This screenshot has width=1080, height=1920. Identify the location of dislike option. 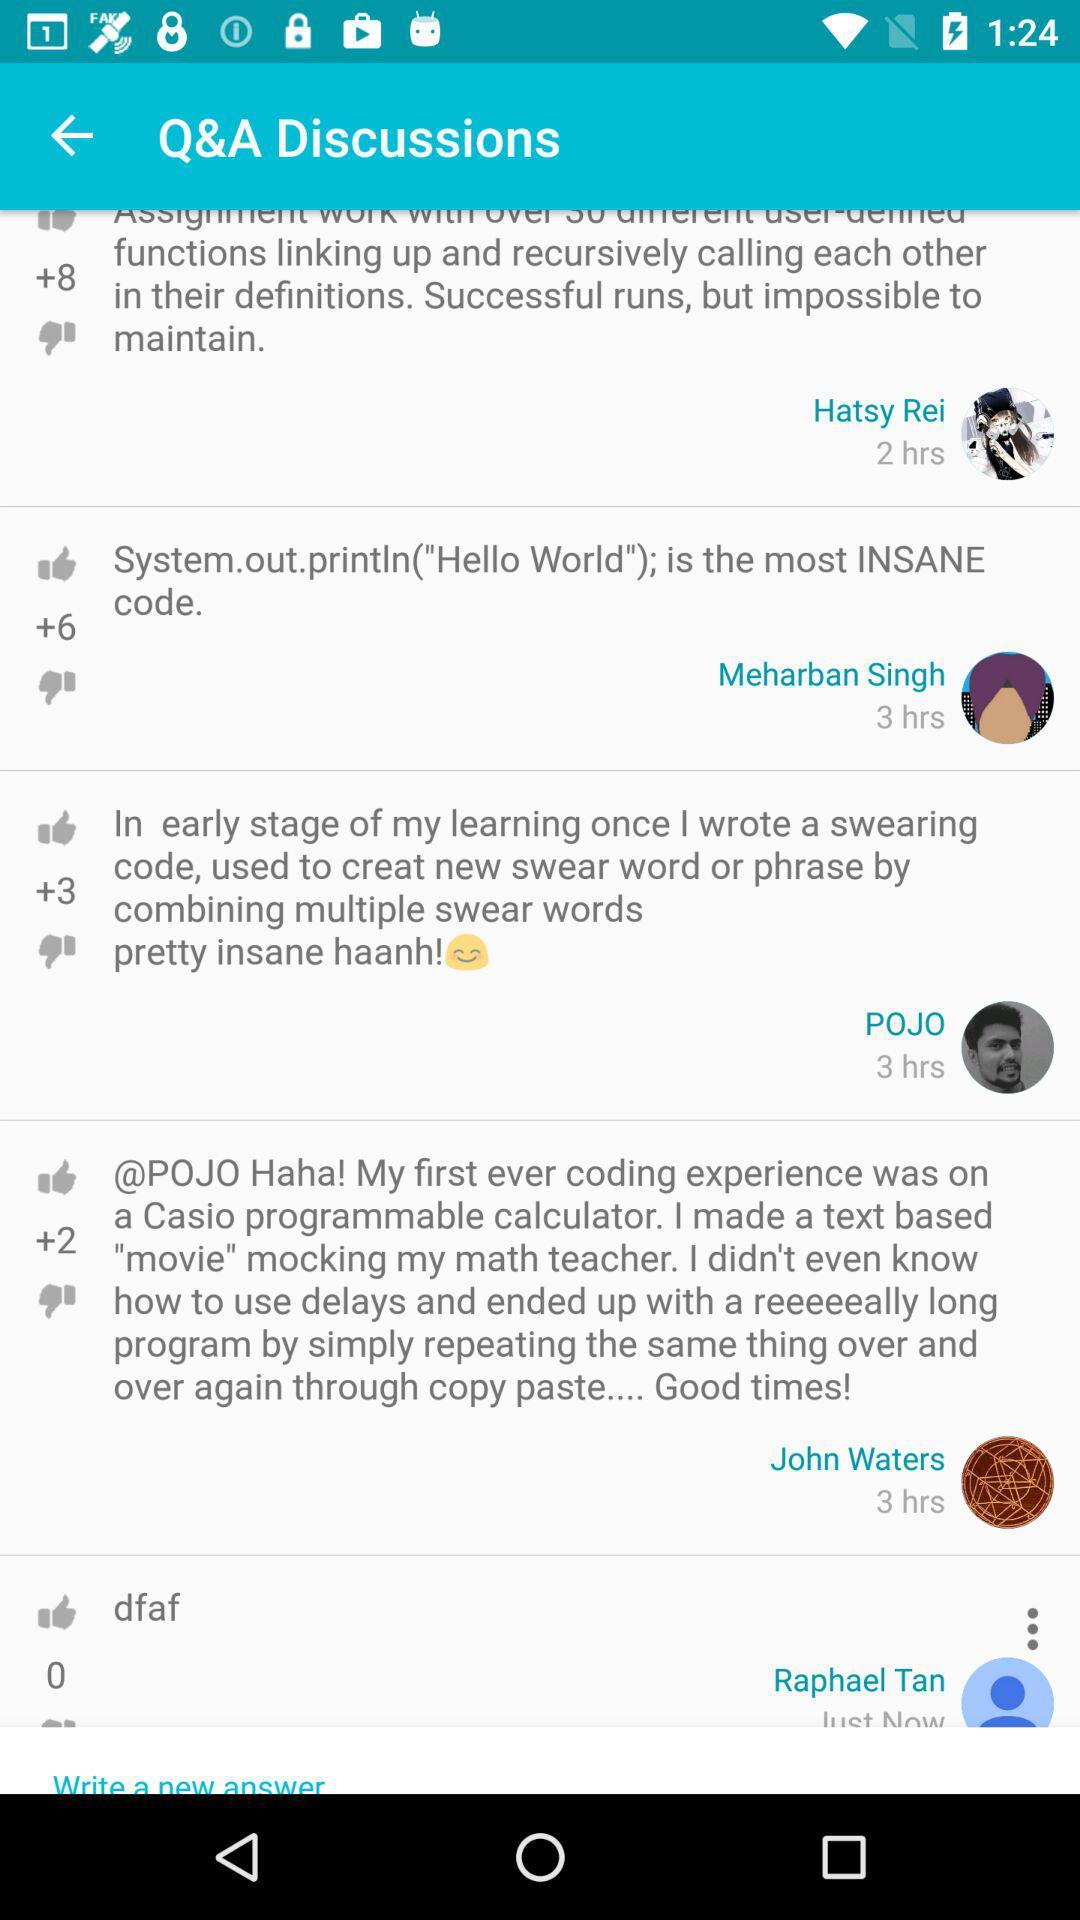
(55, 687).